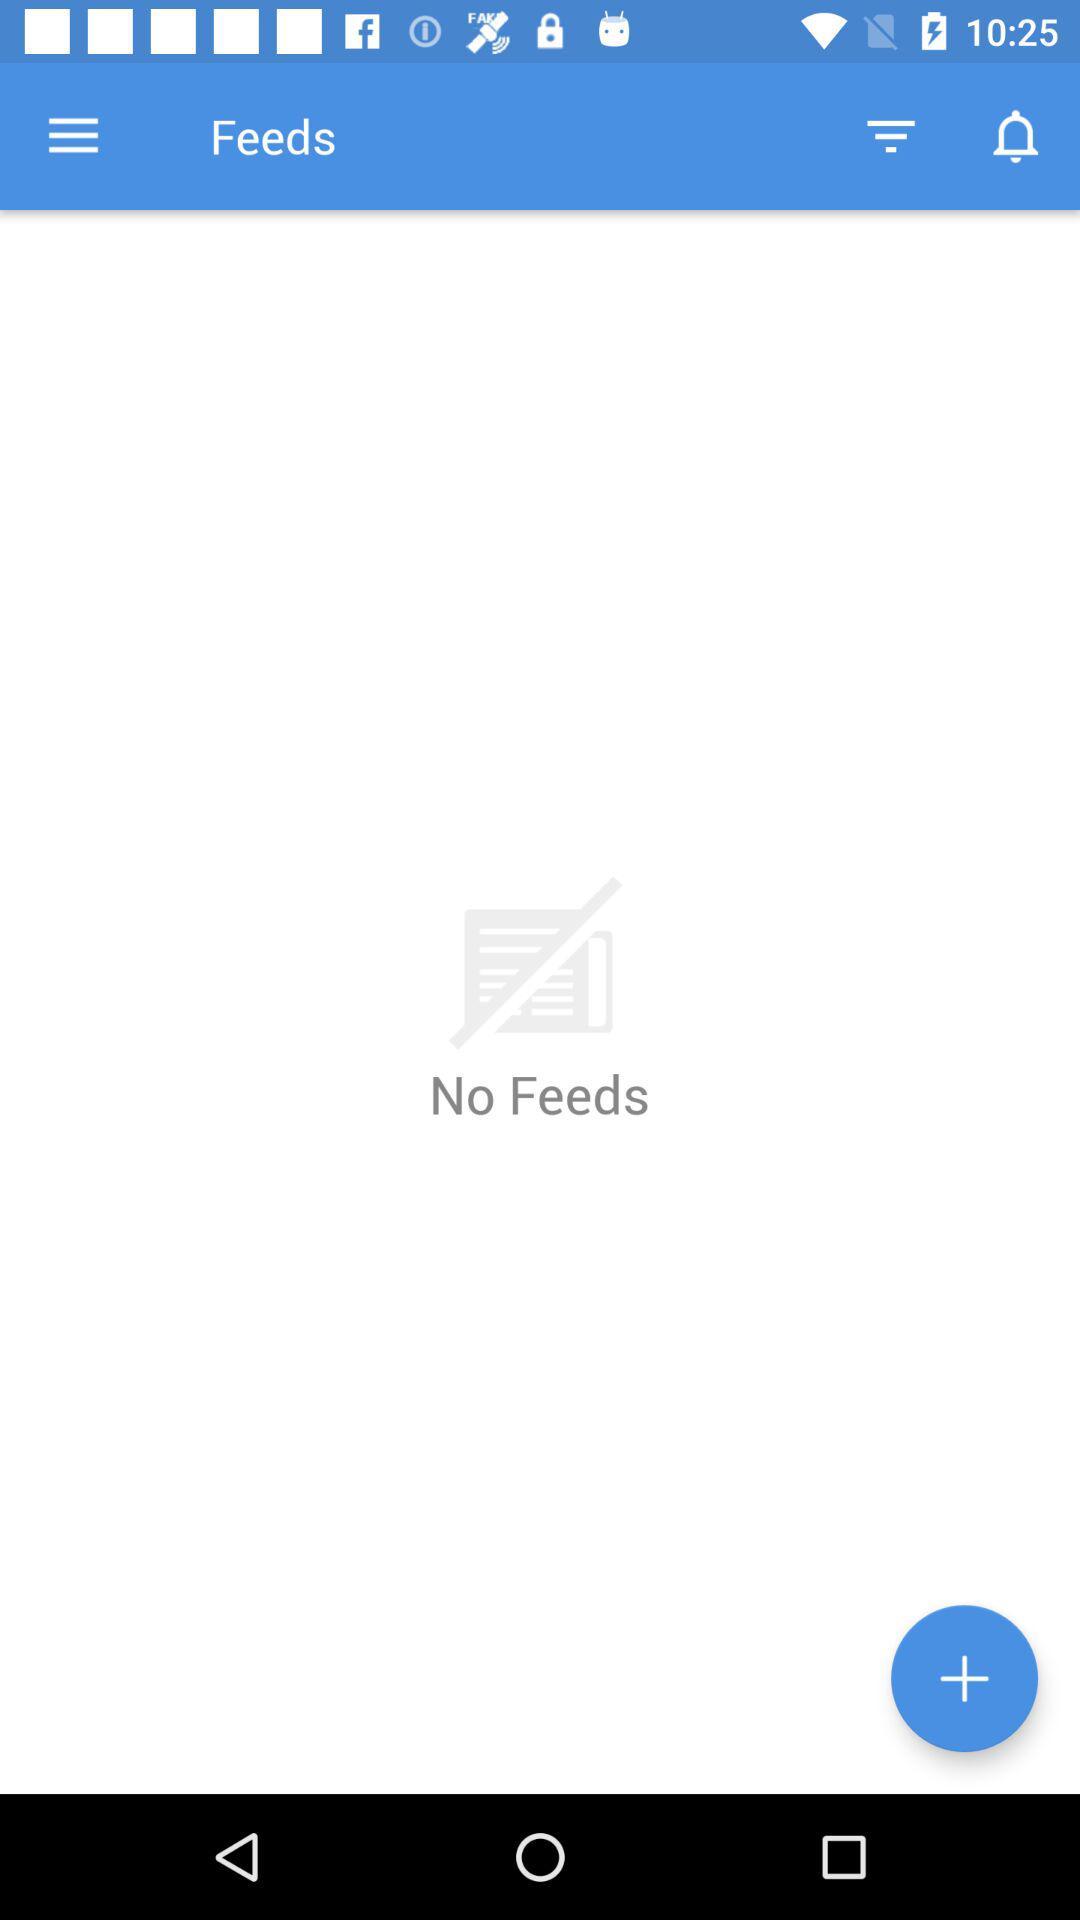  I want to click on the icon next to feeds item, so click(72, 135).